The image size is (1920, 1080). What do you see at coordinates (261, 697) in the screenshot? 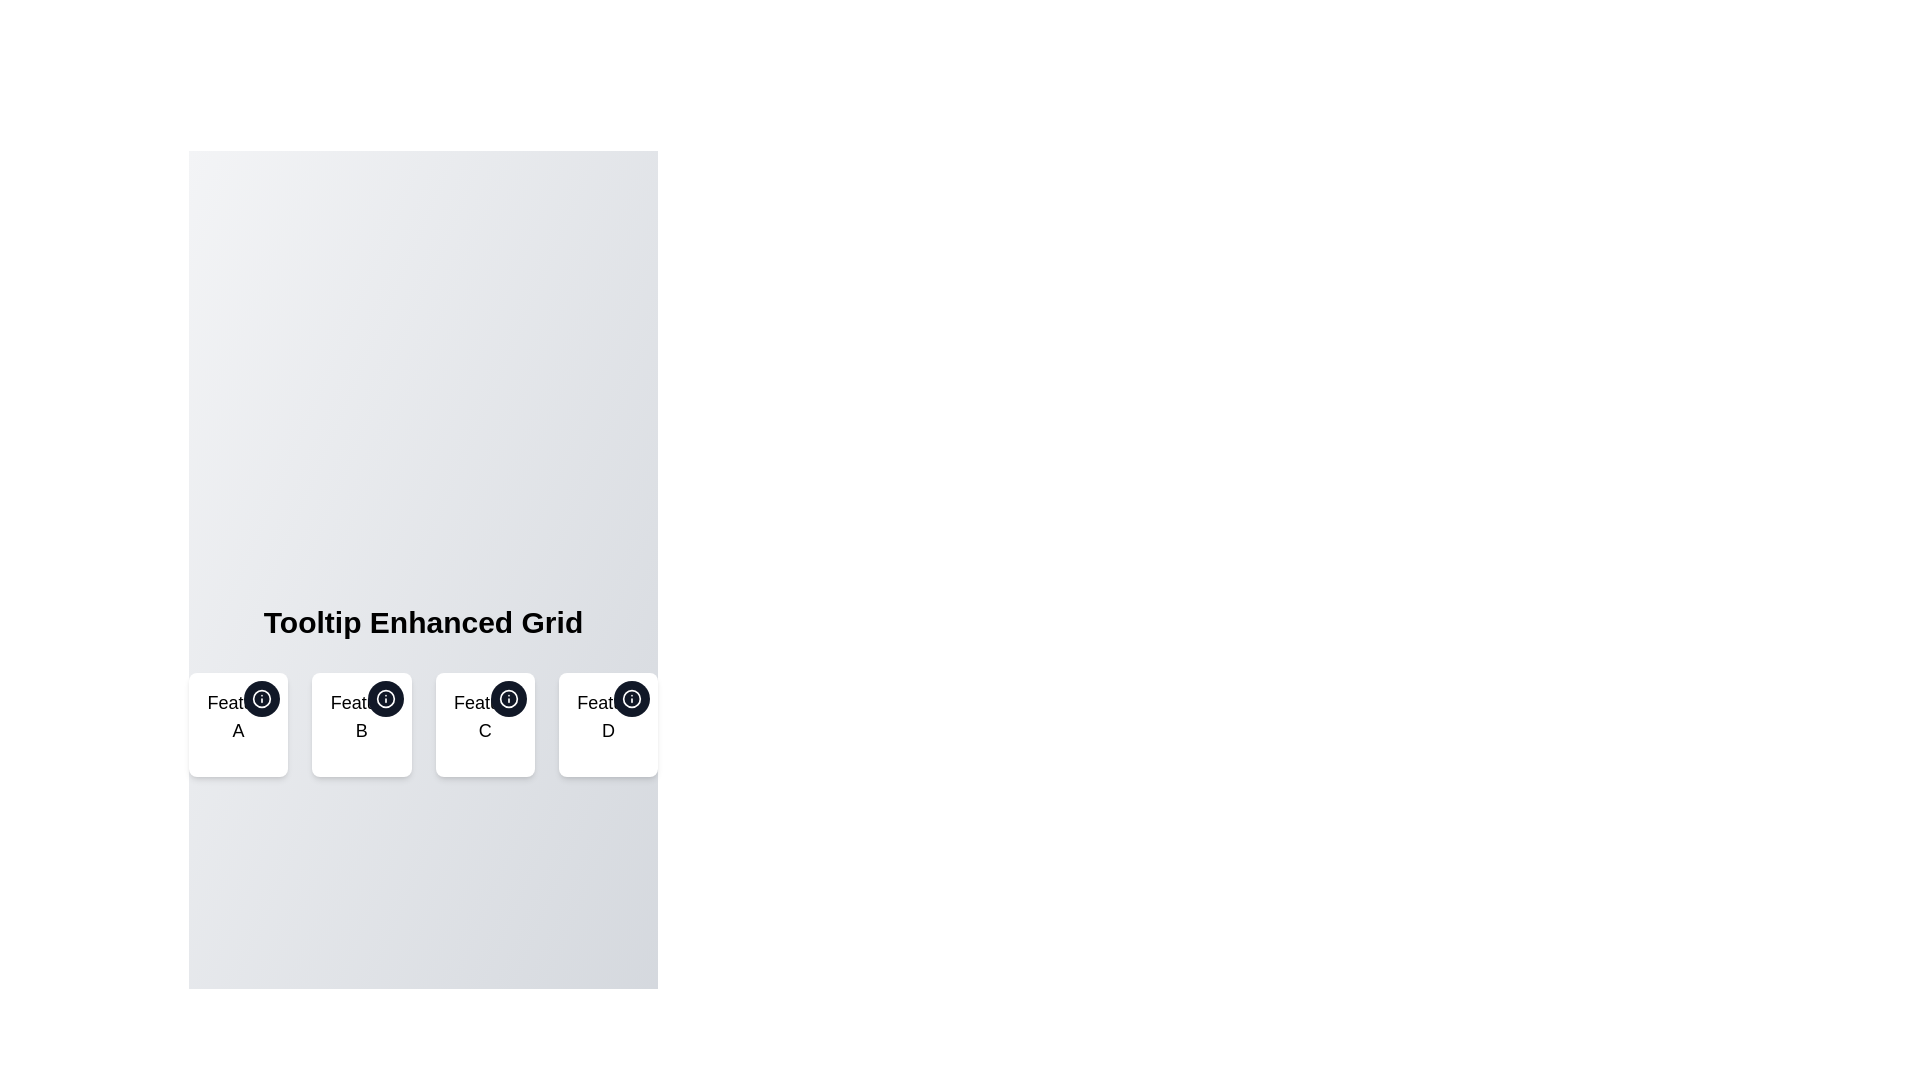
I see `the information icon associated with 'Feature A'` at bounding box center [261, 697].